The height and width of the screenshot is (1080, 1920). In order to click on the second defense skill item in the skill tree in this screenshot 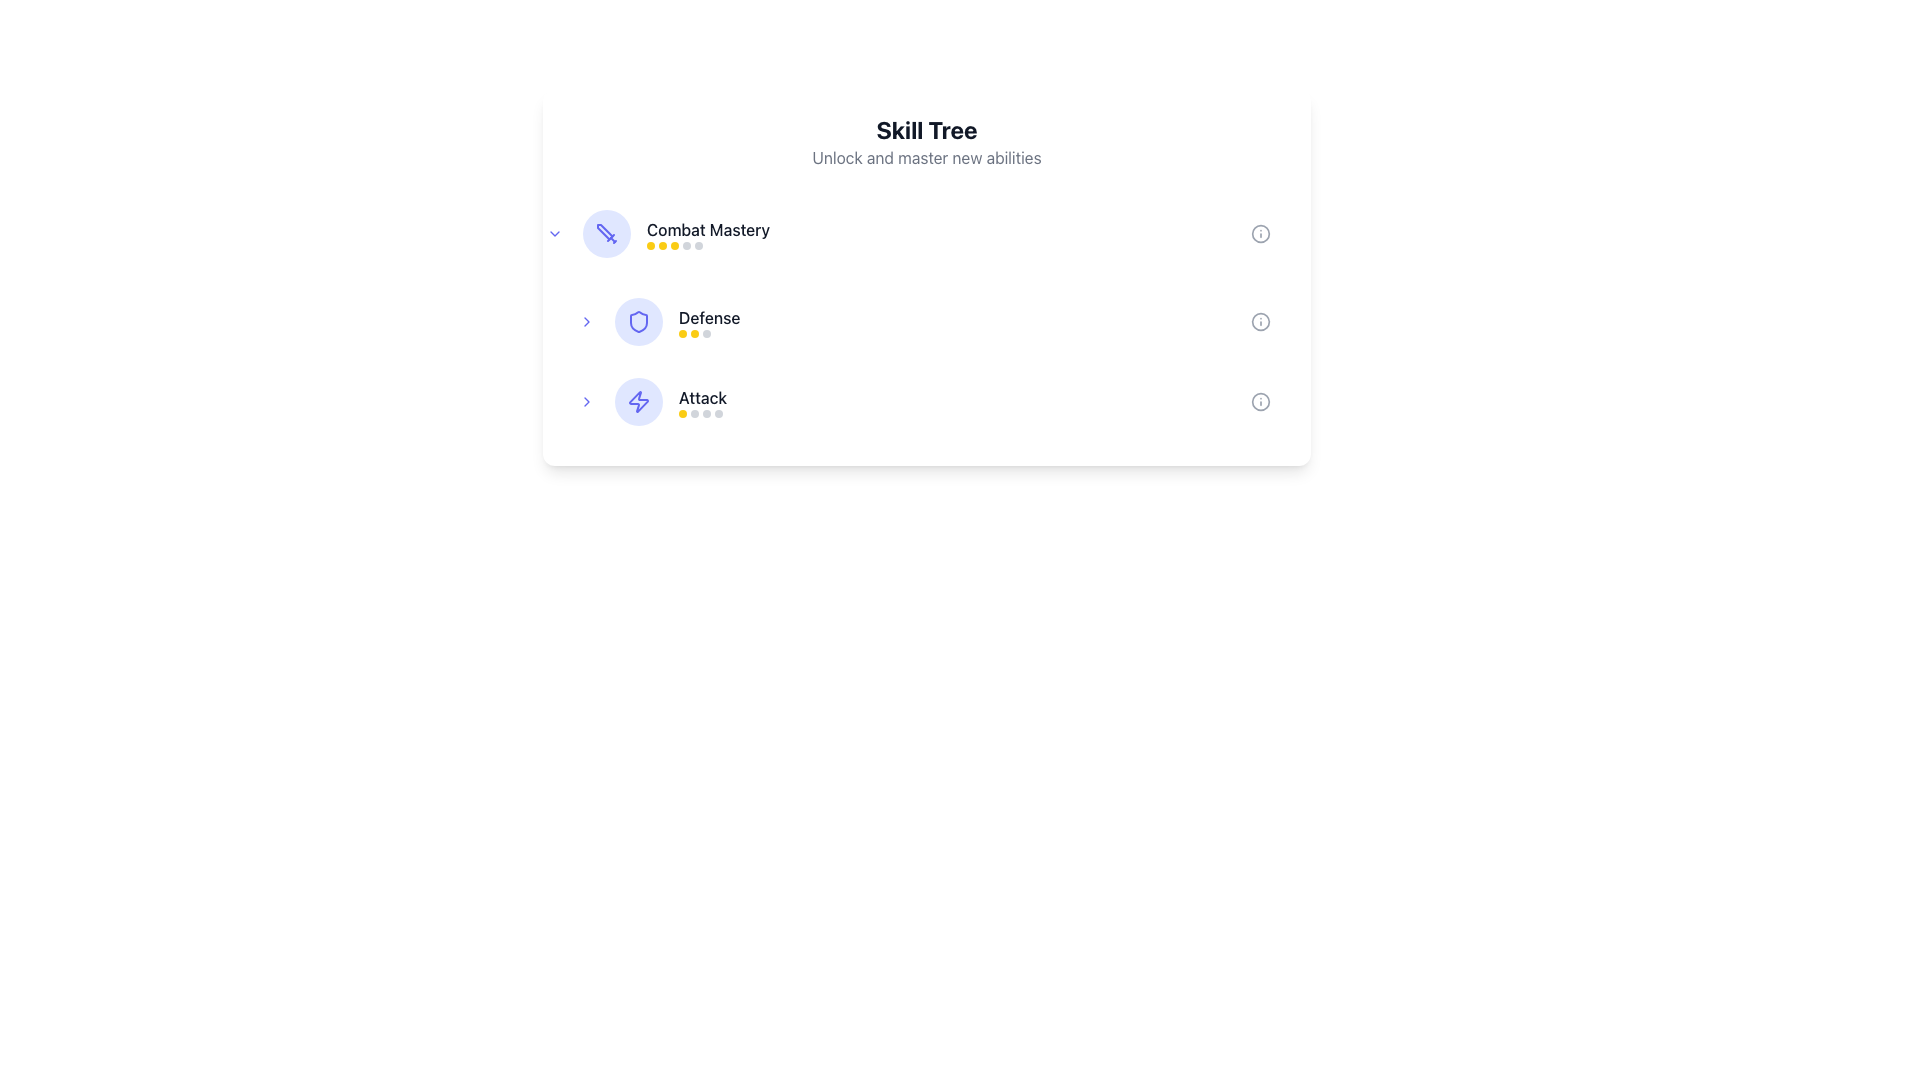, I will do `click(925, 362)`.